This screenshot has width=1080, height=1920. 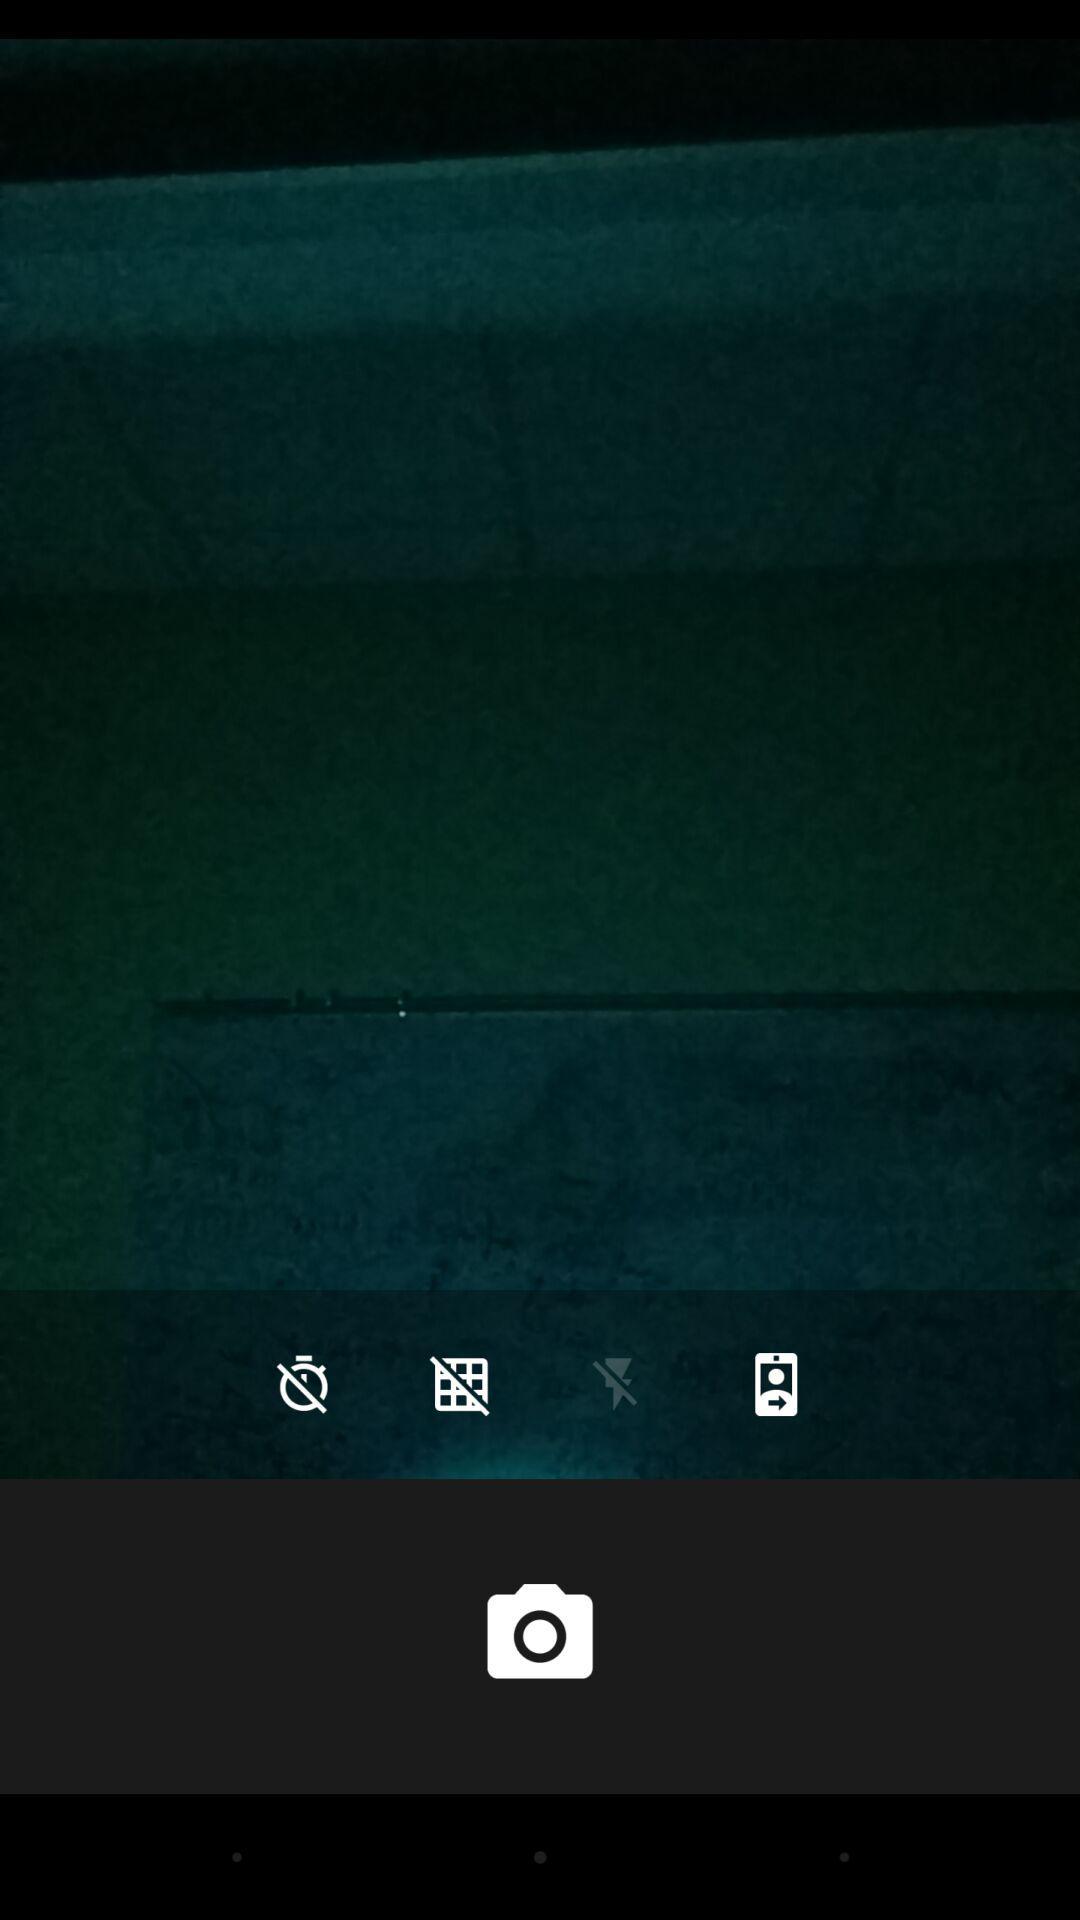 What do you see at coordinates (303, 1383) in the screenshot?
I see `the time icon` at bounding box center [303, 1383].